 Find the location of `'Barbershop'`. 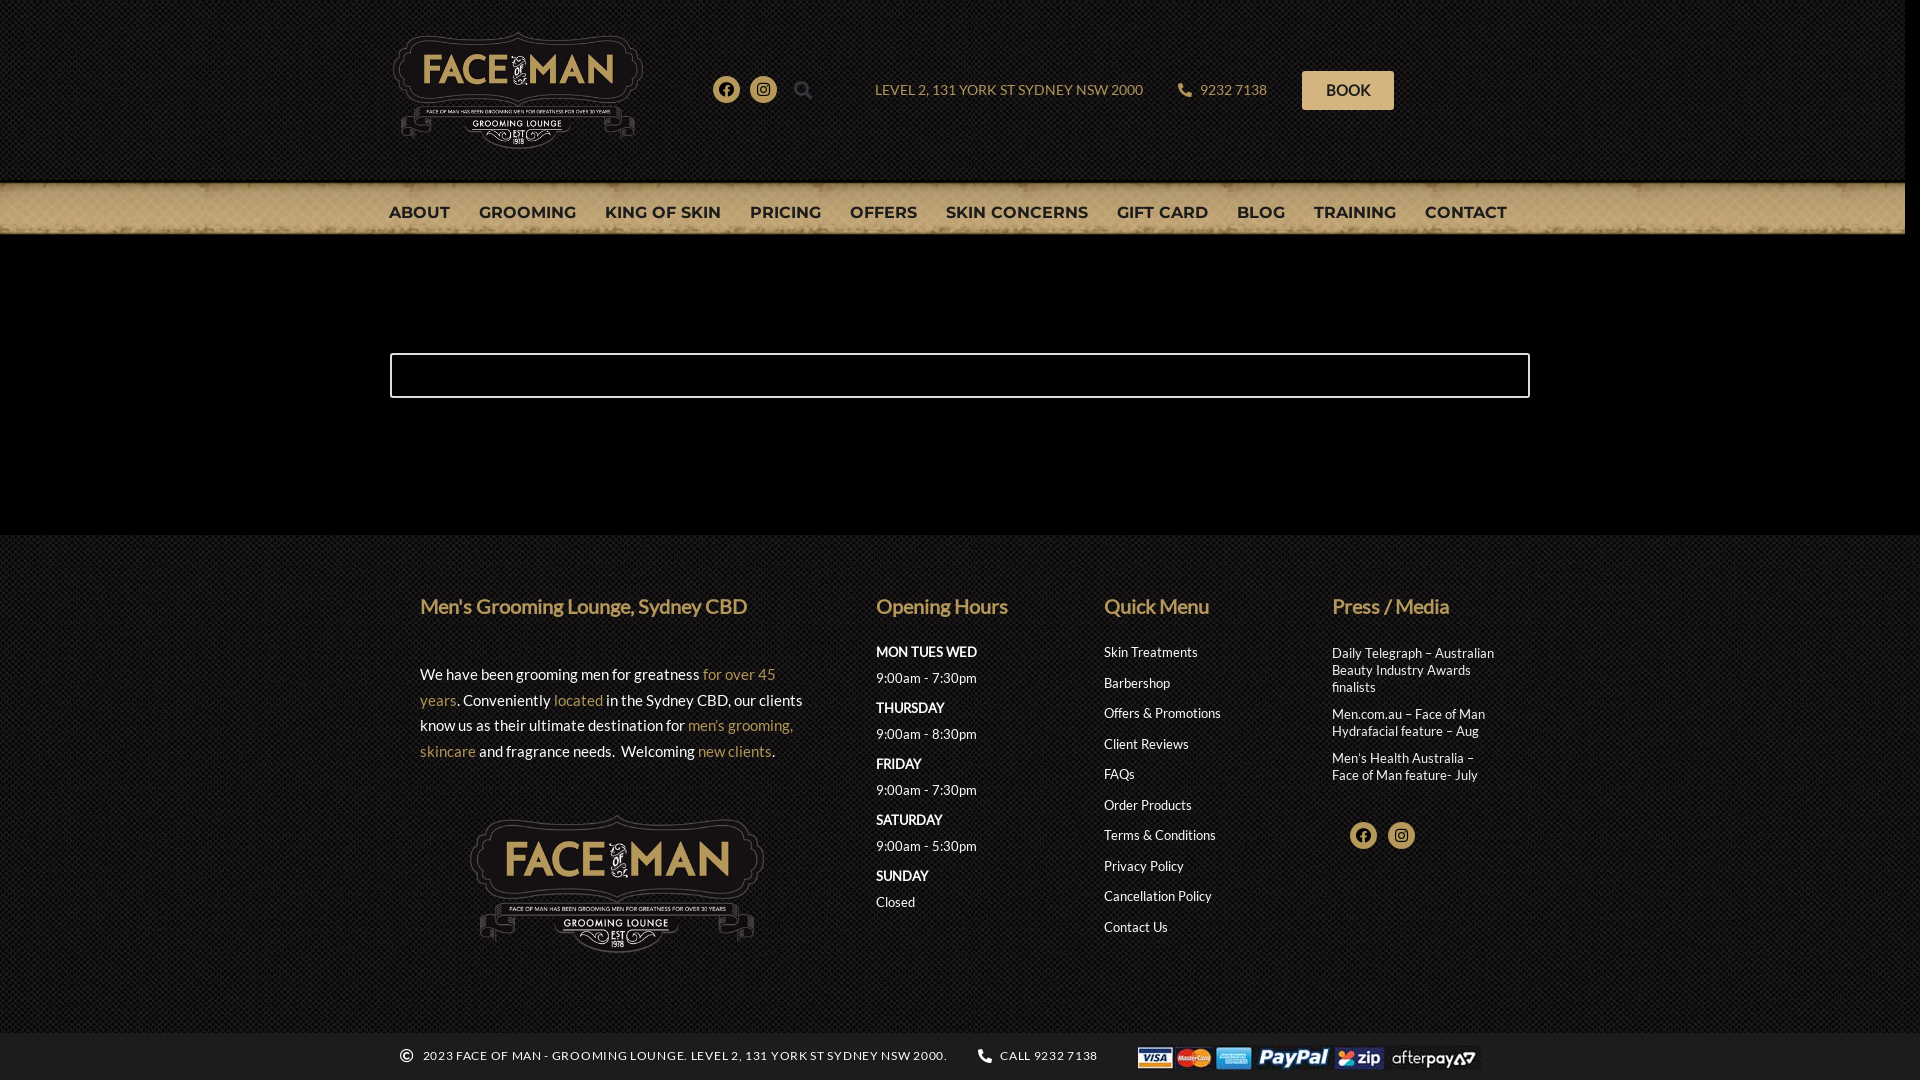

'Barbershop' is located at coordinates (1187, 682).